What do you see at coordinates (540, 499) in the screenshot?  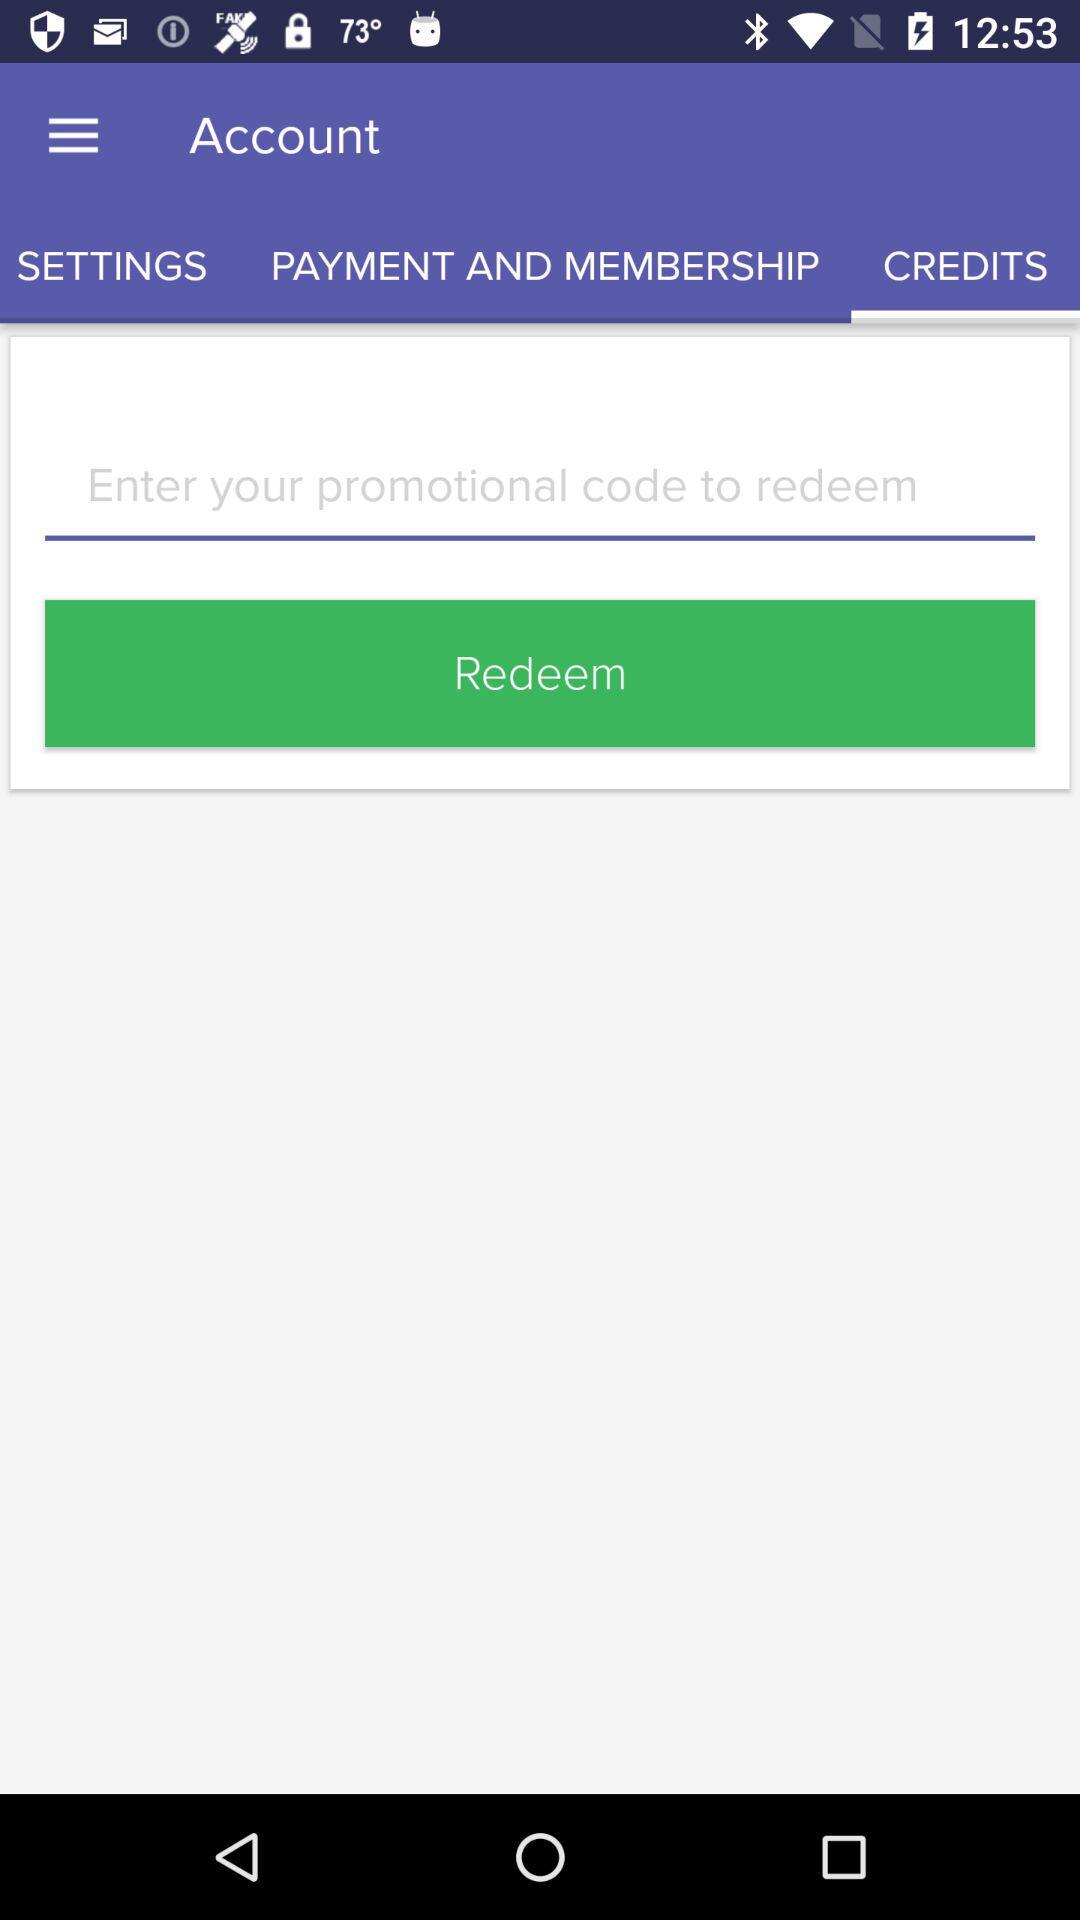 I see `item below the settings icon` at bounding box center [540, 499].